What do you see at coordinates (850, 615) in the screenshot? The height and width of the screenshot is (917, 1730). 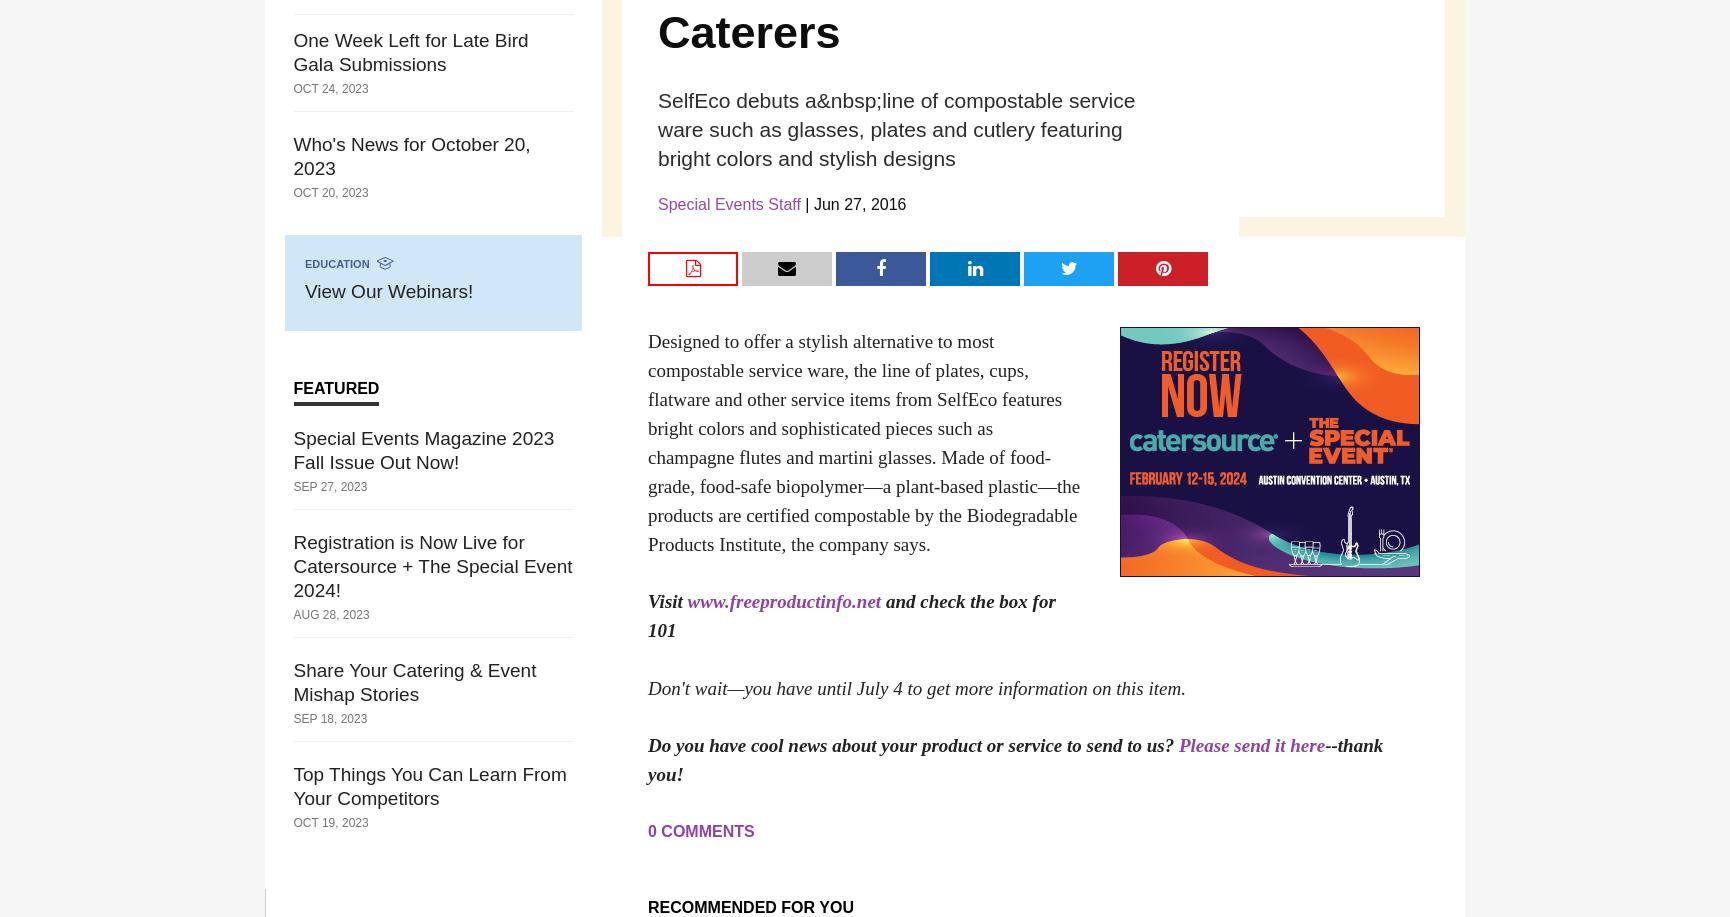 I see `'and check the box for 101'` at bounding box center [850, 615].